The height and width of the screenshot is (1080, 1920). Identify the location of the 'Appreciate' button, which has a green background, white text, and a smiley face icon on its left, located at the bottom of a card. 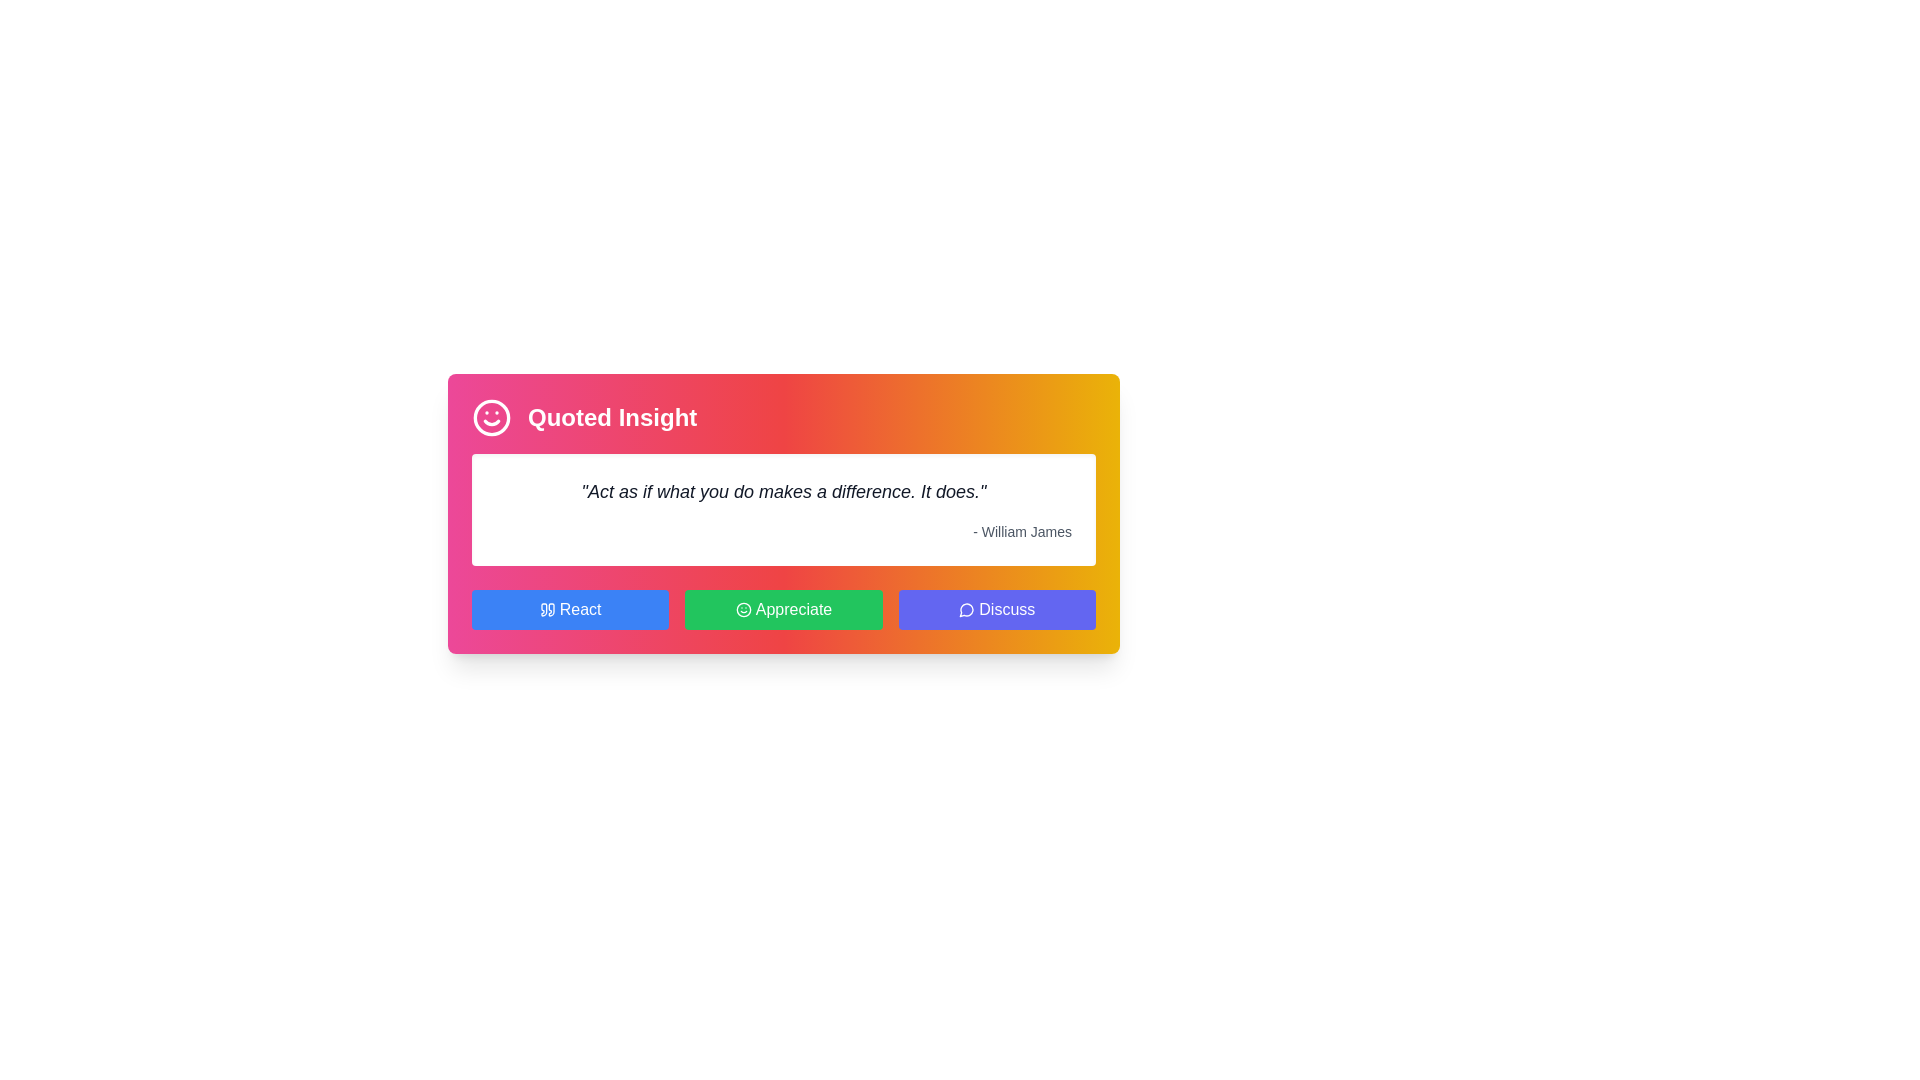
(782, 608).